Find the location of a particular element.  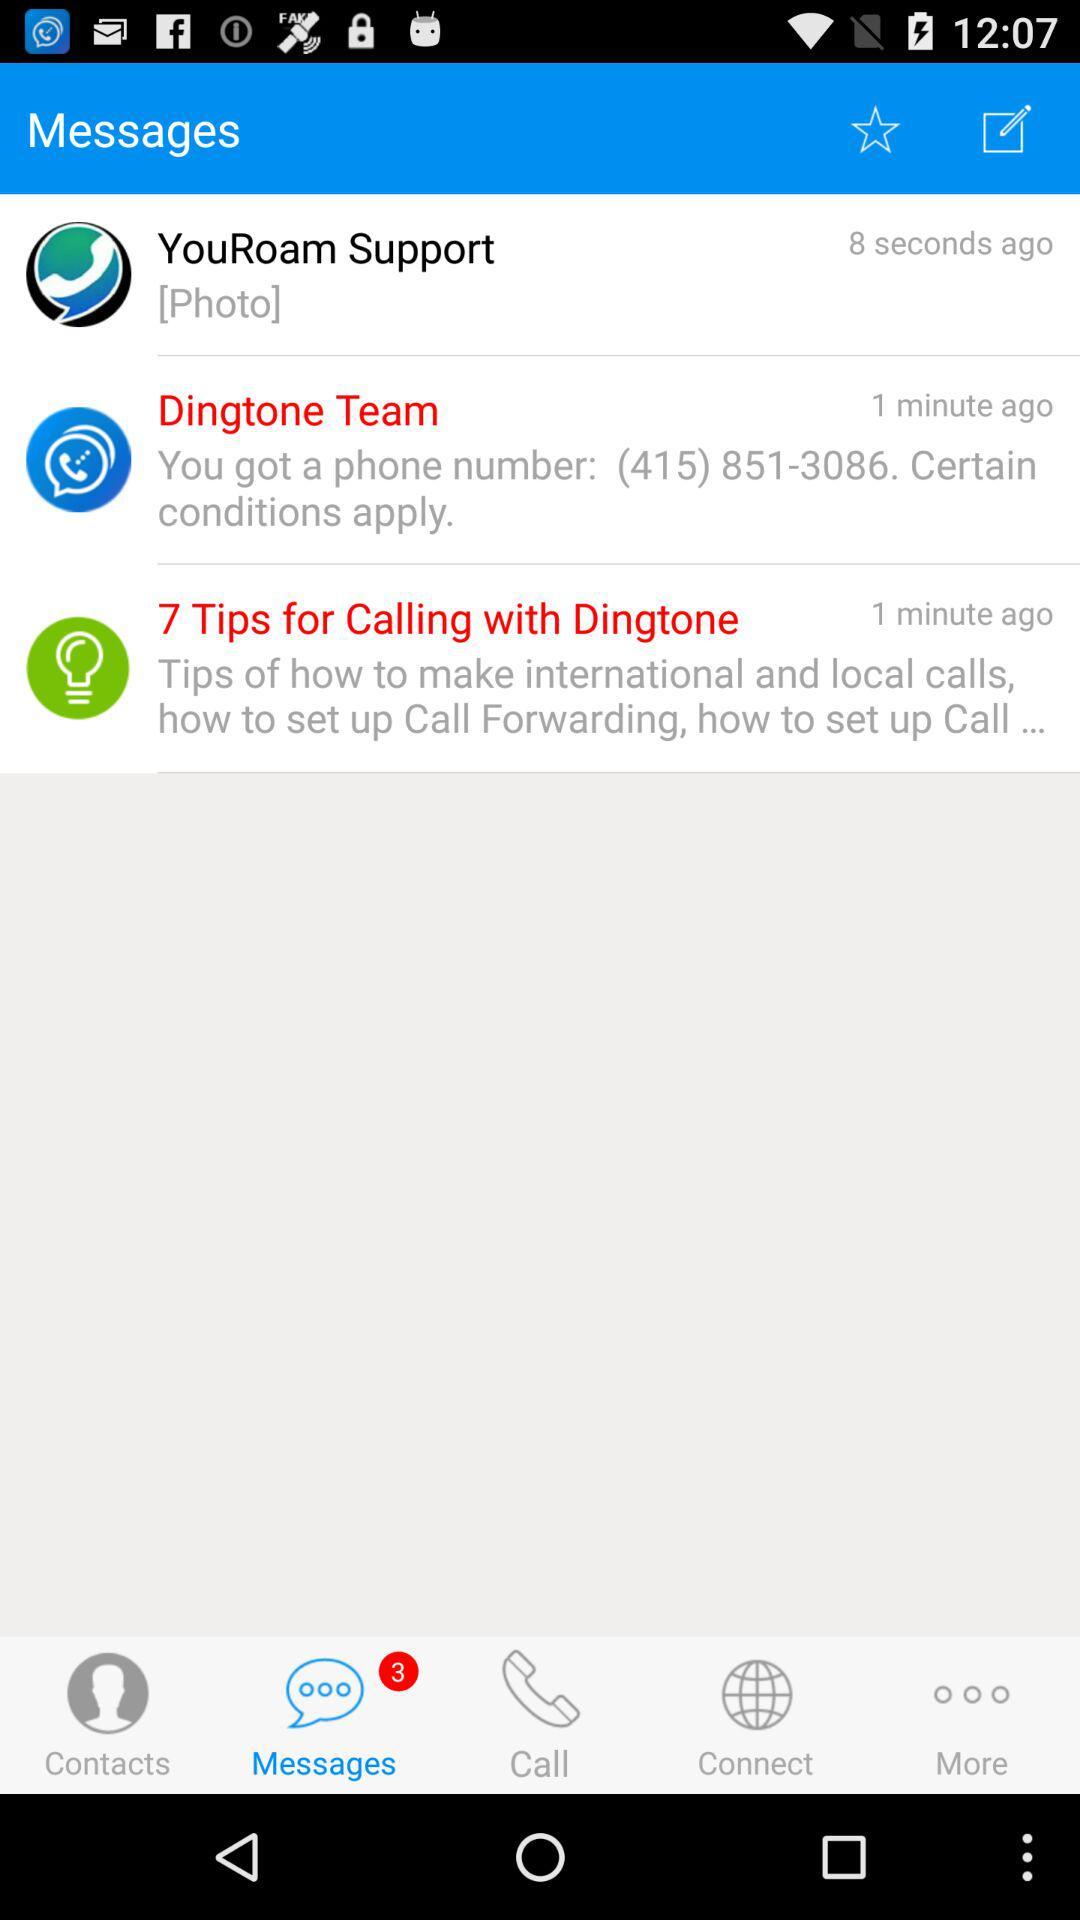

the app to the left of 8 seconds ago app is located at coordinates (325, 246).